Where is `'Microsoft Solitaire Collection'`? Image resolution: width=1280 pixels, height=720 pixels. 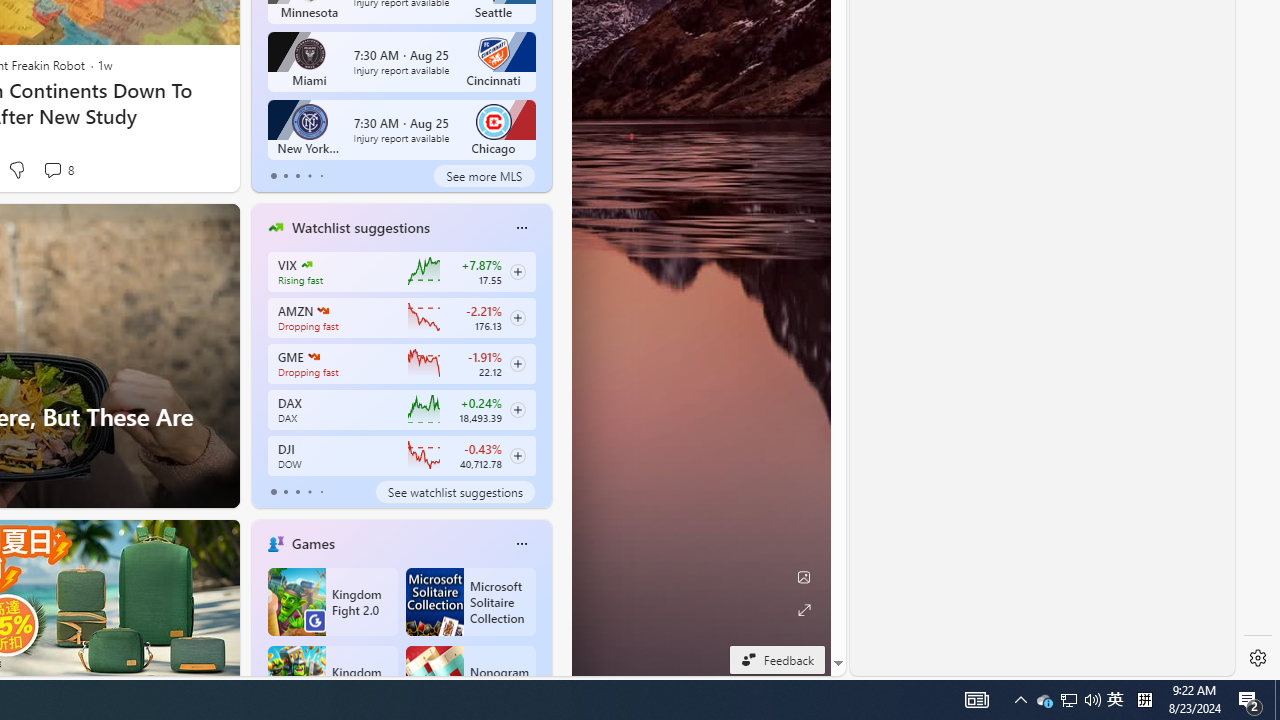 'Microsoft Solitaire Collection' is located at coordinates (469, 600).